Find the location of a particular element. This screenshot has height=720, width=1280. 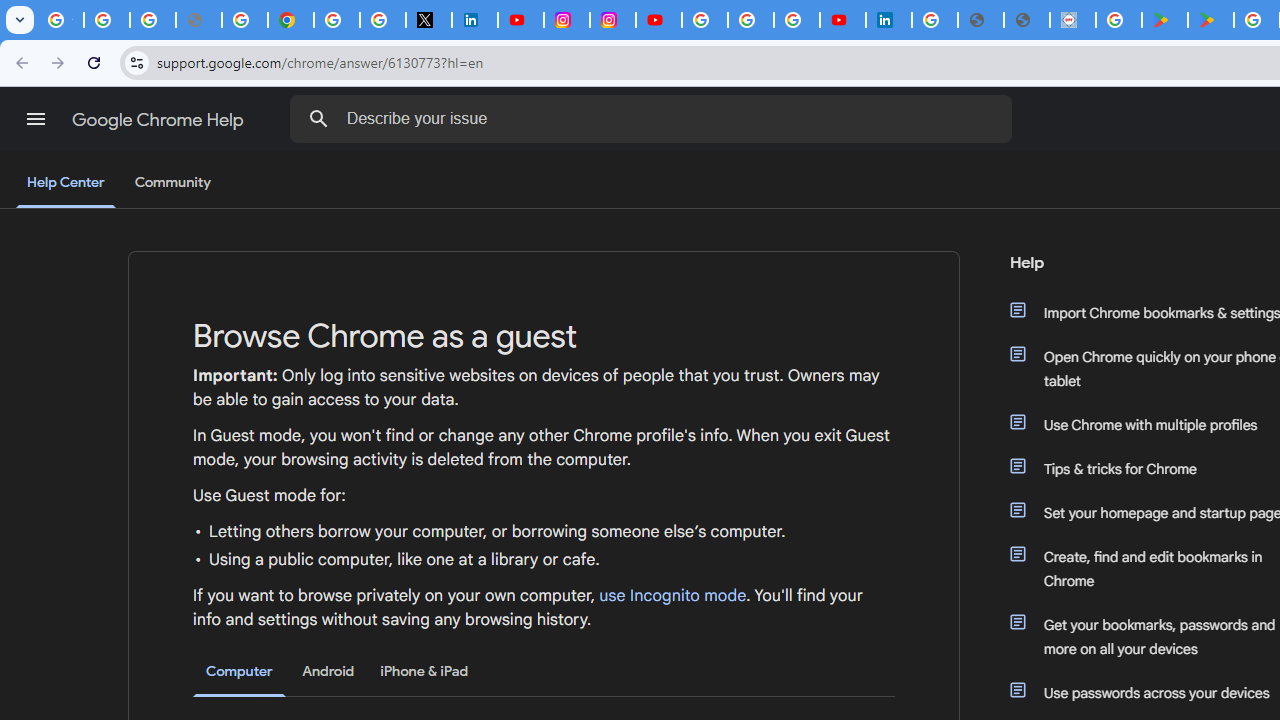

'PAW Patrol Rescue World - Apps on Google Play' is located at coordinates (1209, 20).